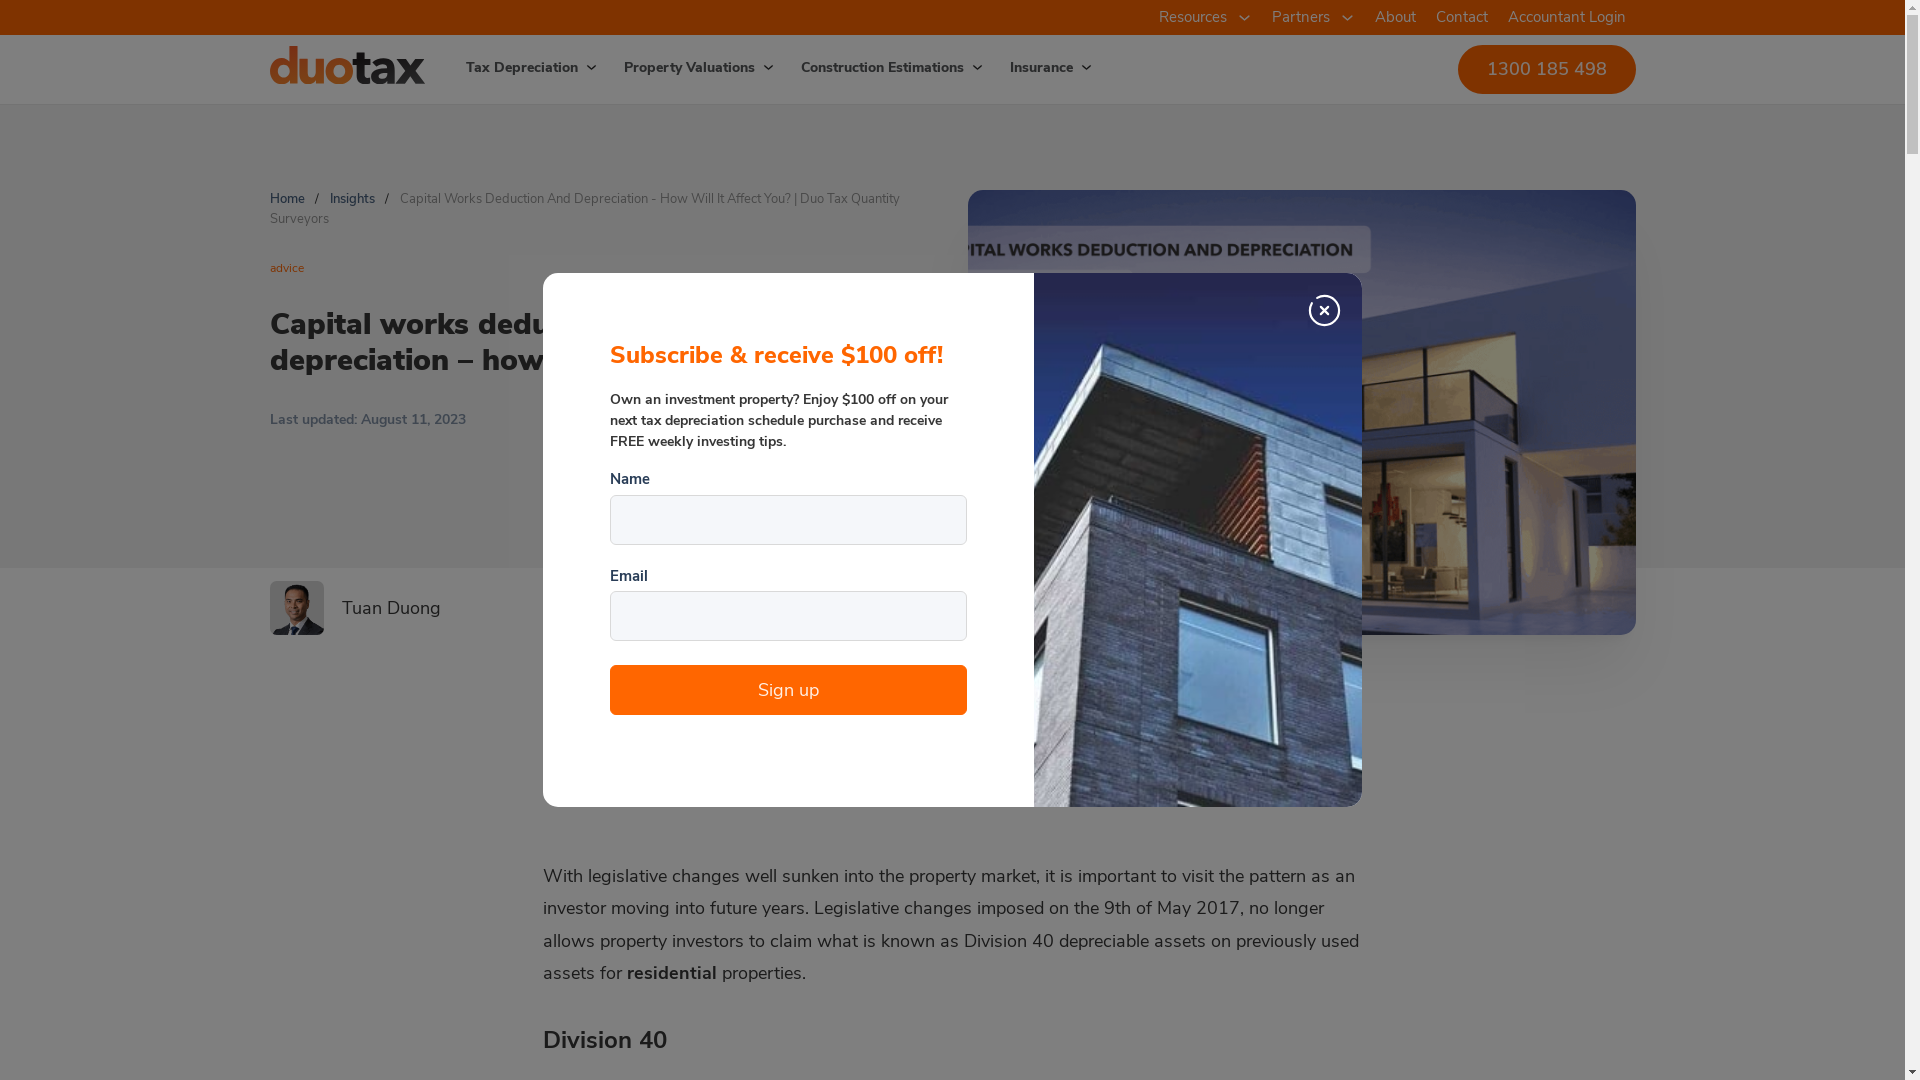 Image resolution: width=1920 pixels, height=1080 pixels. Describe the element at coordinates (1545, 67) in the screenshot. I see `'1300 185 498'` at that location.